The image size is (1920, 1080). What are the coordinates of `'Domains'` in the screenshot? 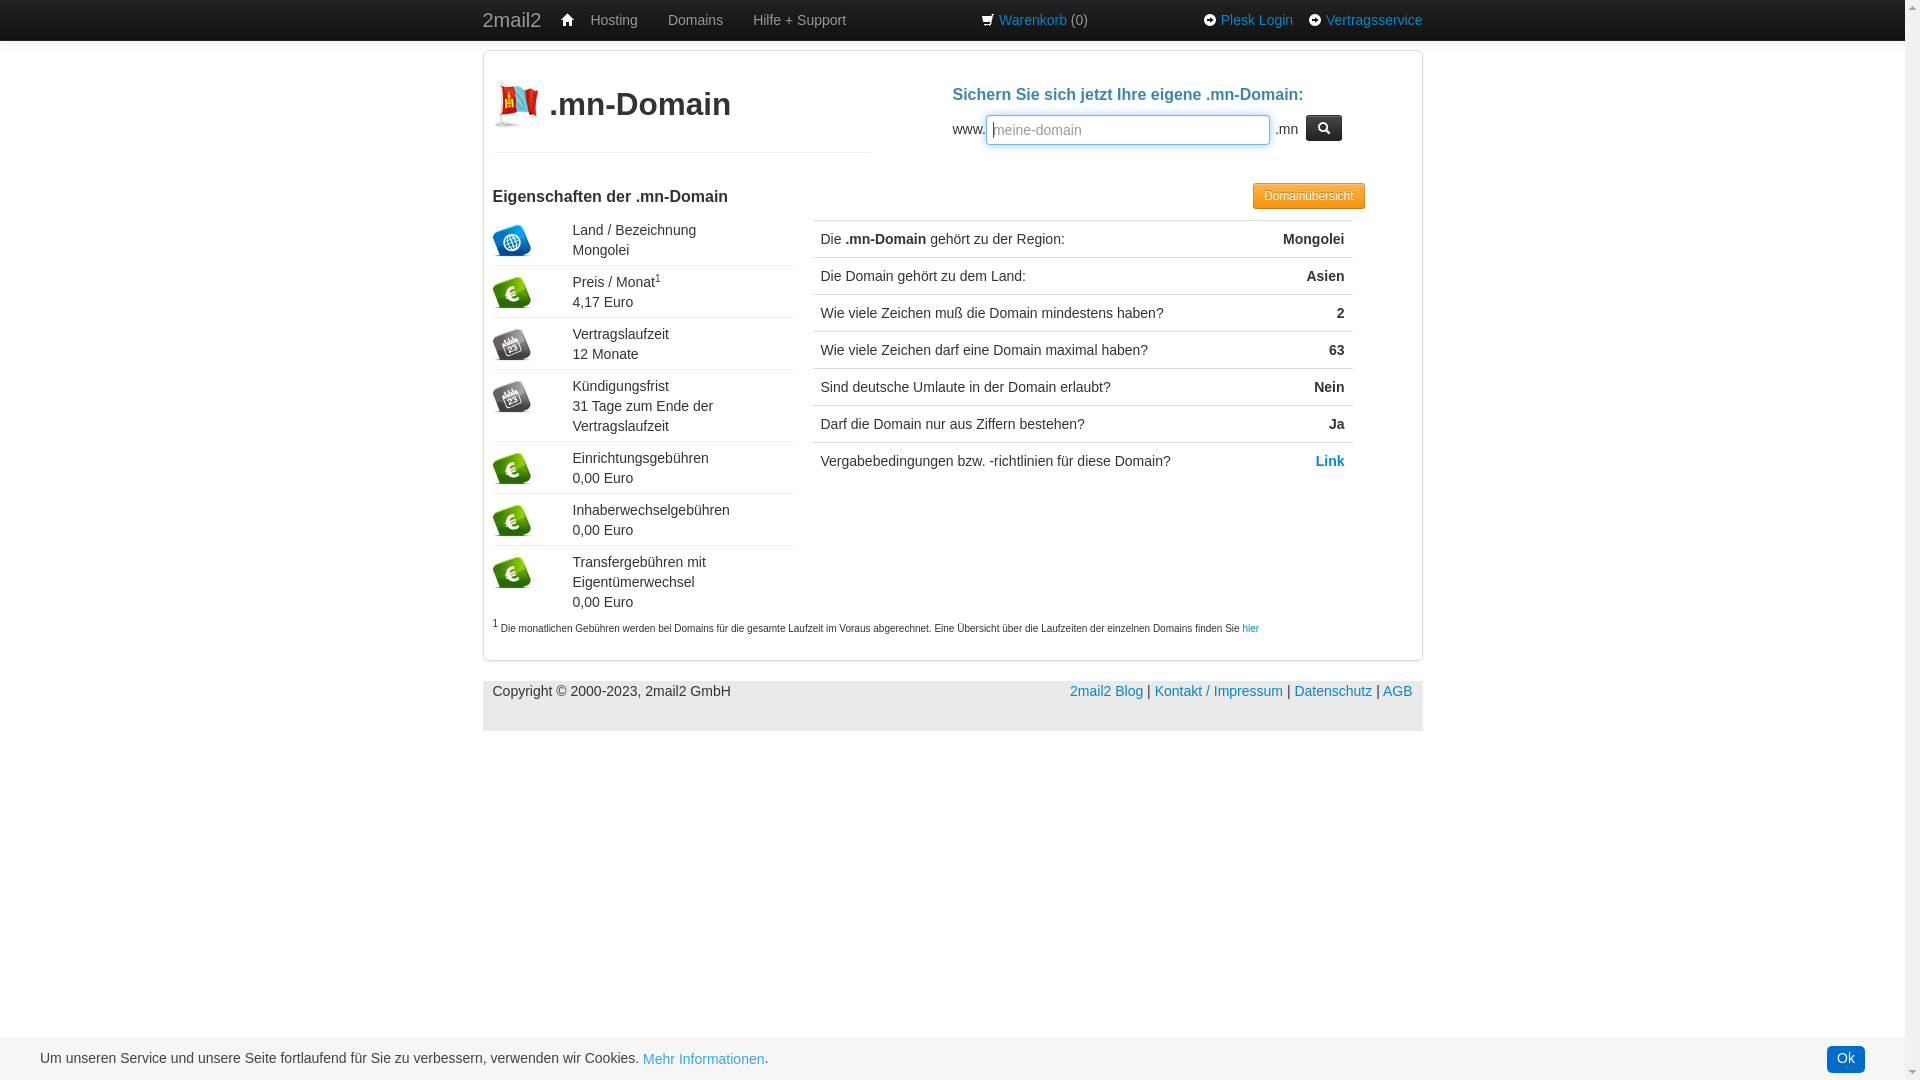 It's located at (652, 19).